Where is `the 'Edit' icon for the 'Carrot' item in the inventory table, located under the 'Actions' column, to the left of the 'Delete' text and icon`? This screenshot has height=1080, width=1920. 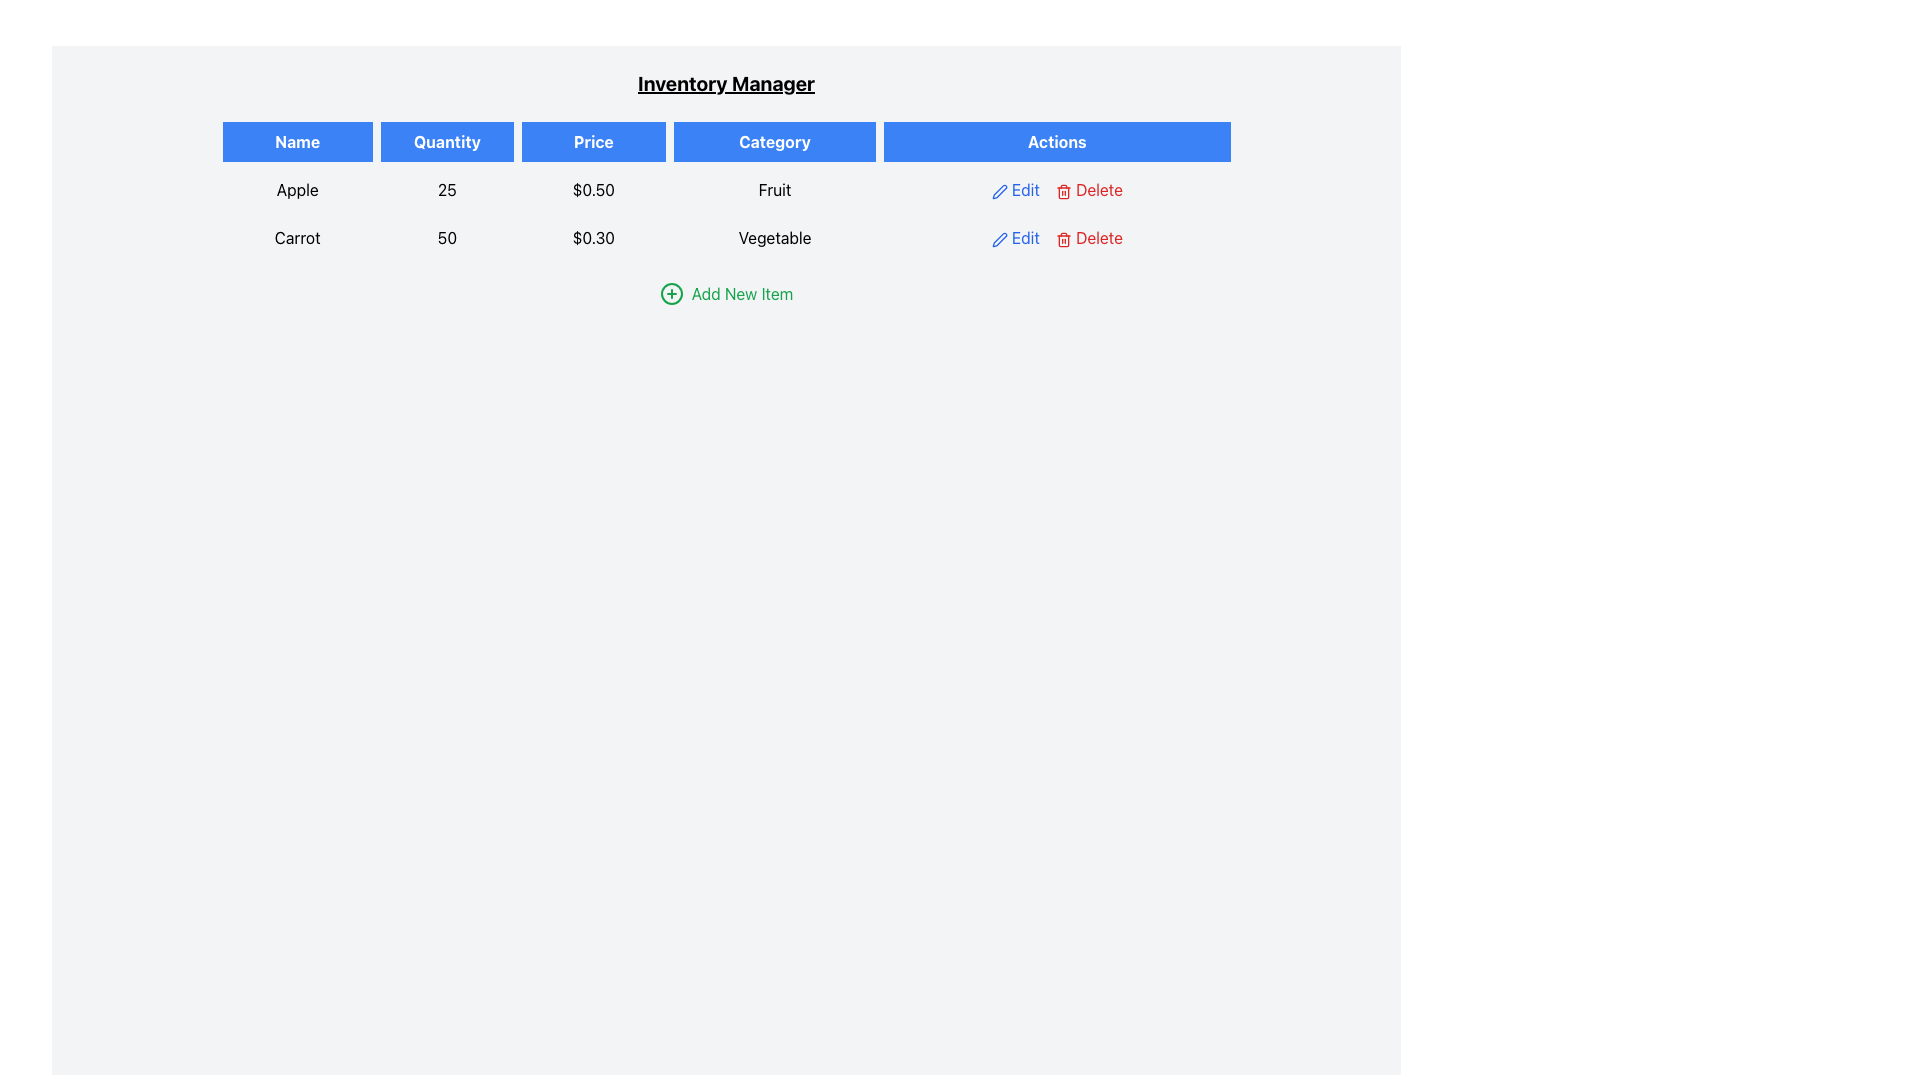 the 'Edit' icon for the 'Carrot' item in the inventory table, located under the 'Actions' column, to the left of the 'Delete' text and icon is located at coordinates (999, 191).